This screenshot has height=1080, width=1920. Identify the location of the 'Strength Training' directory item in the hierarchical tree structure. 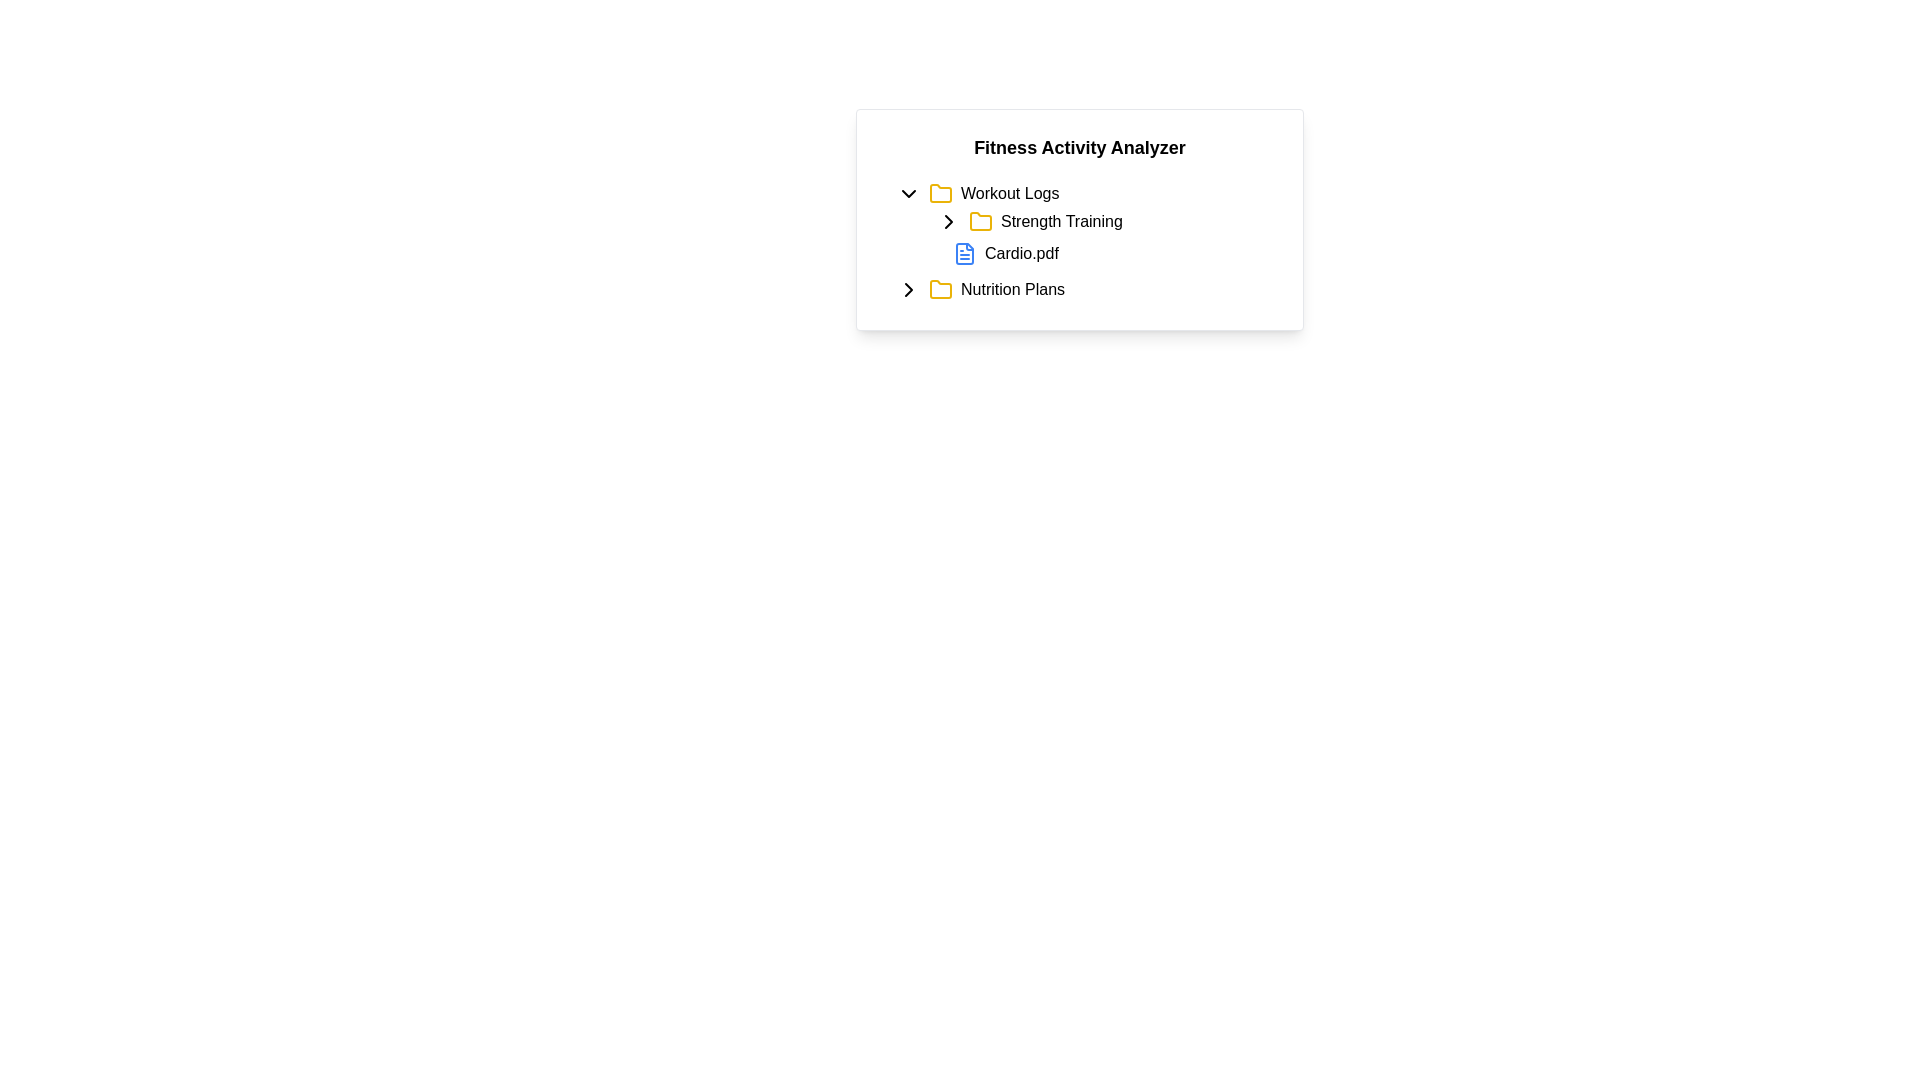
(1107, 222).